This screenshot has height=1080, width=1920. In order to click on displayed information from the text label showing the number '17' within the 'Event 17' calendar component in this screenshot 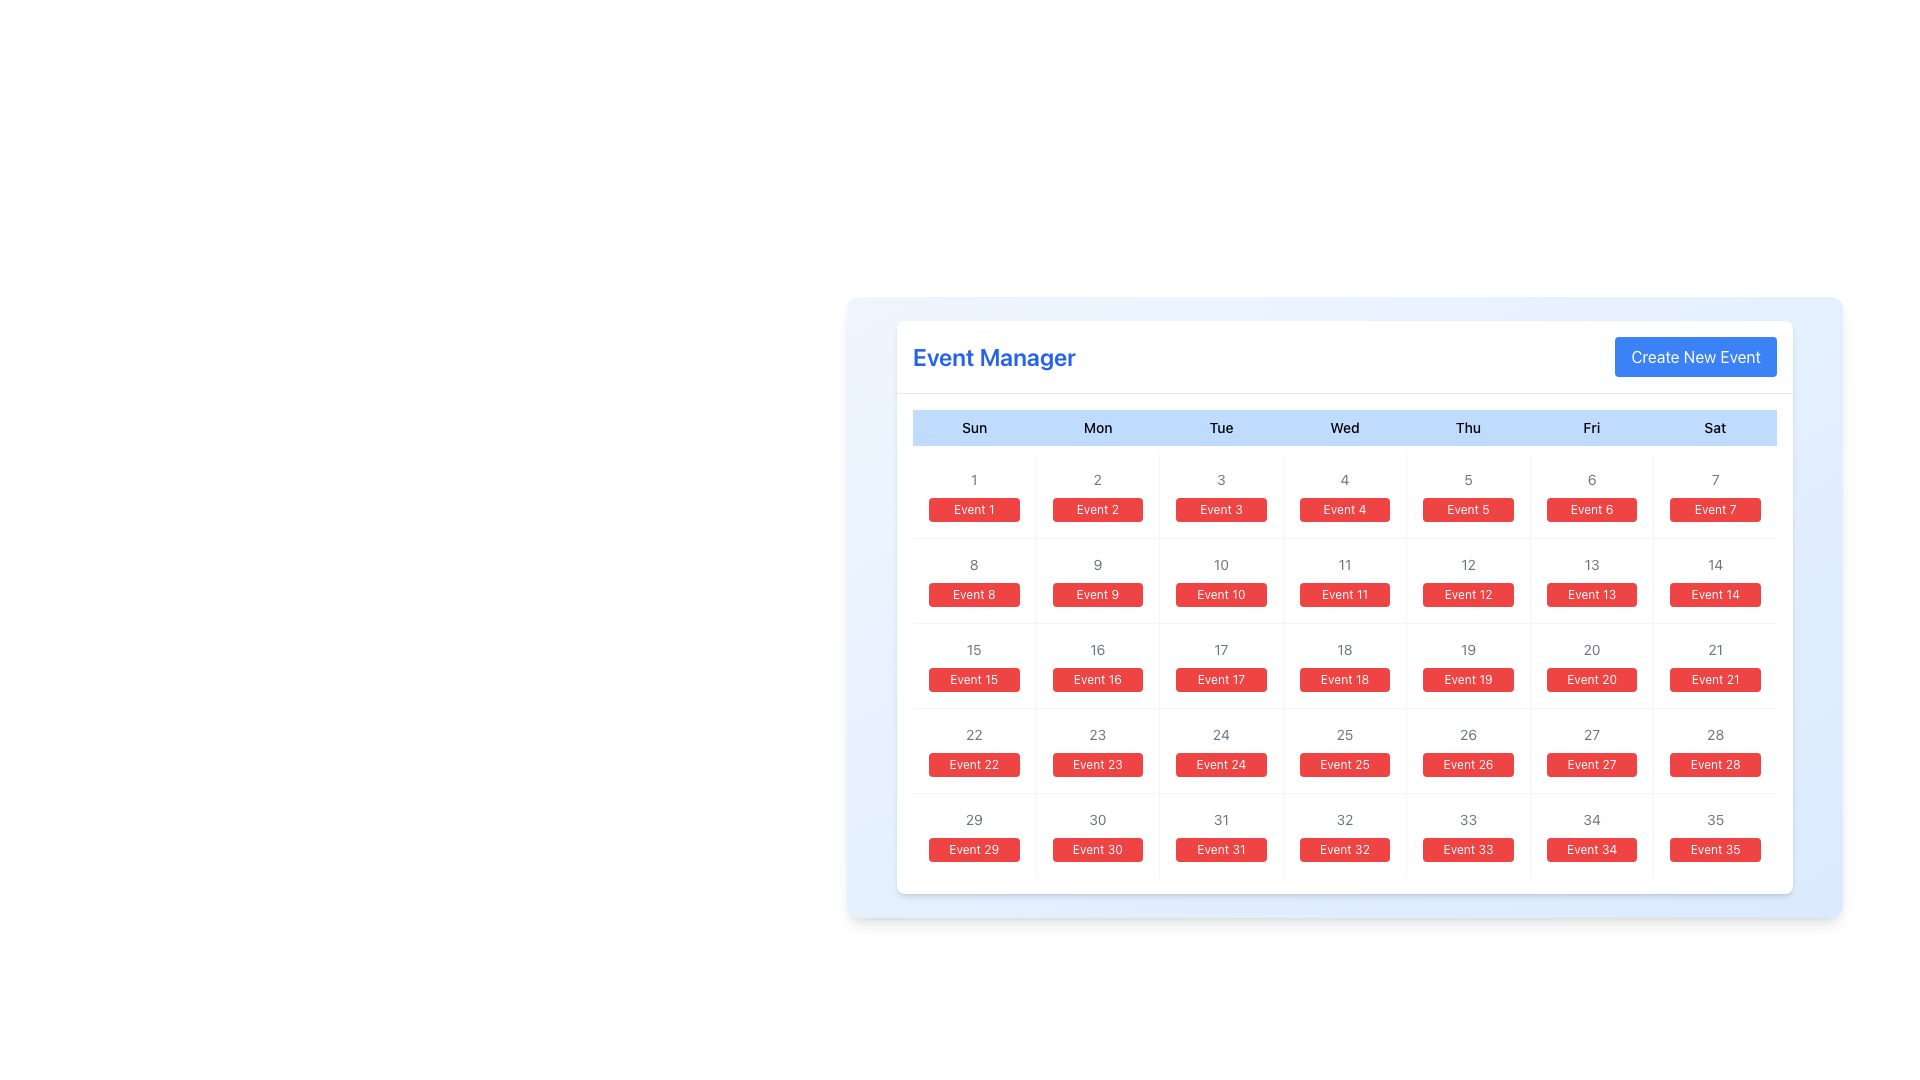, I will do `click(1220, 650)`.